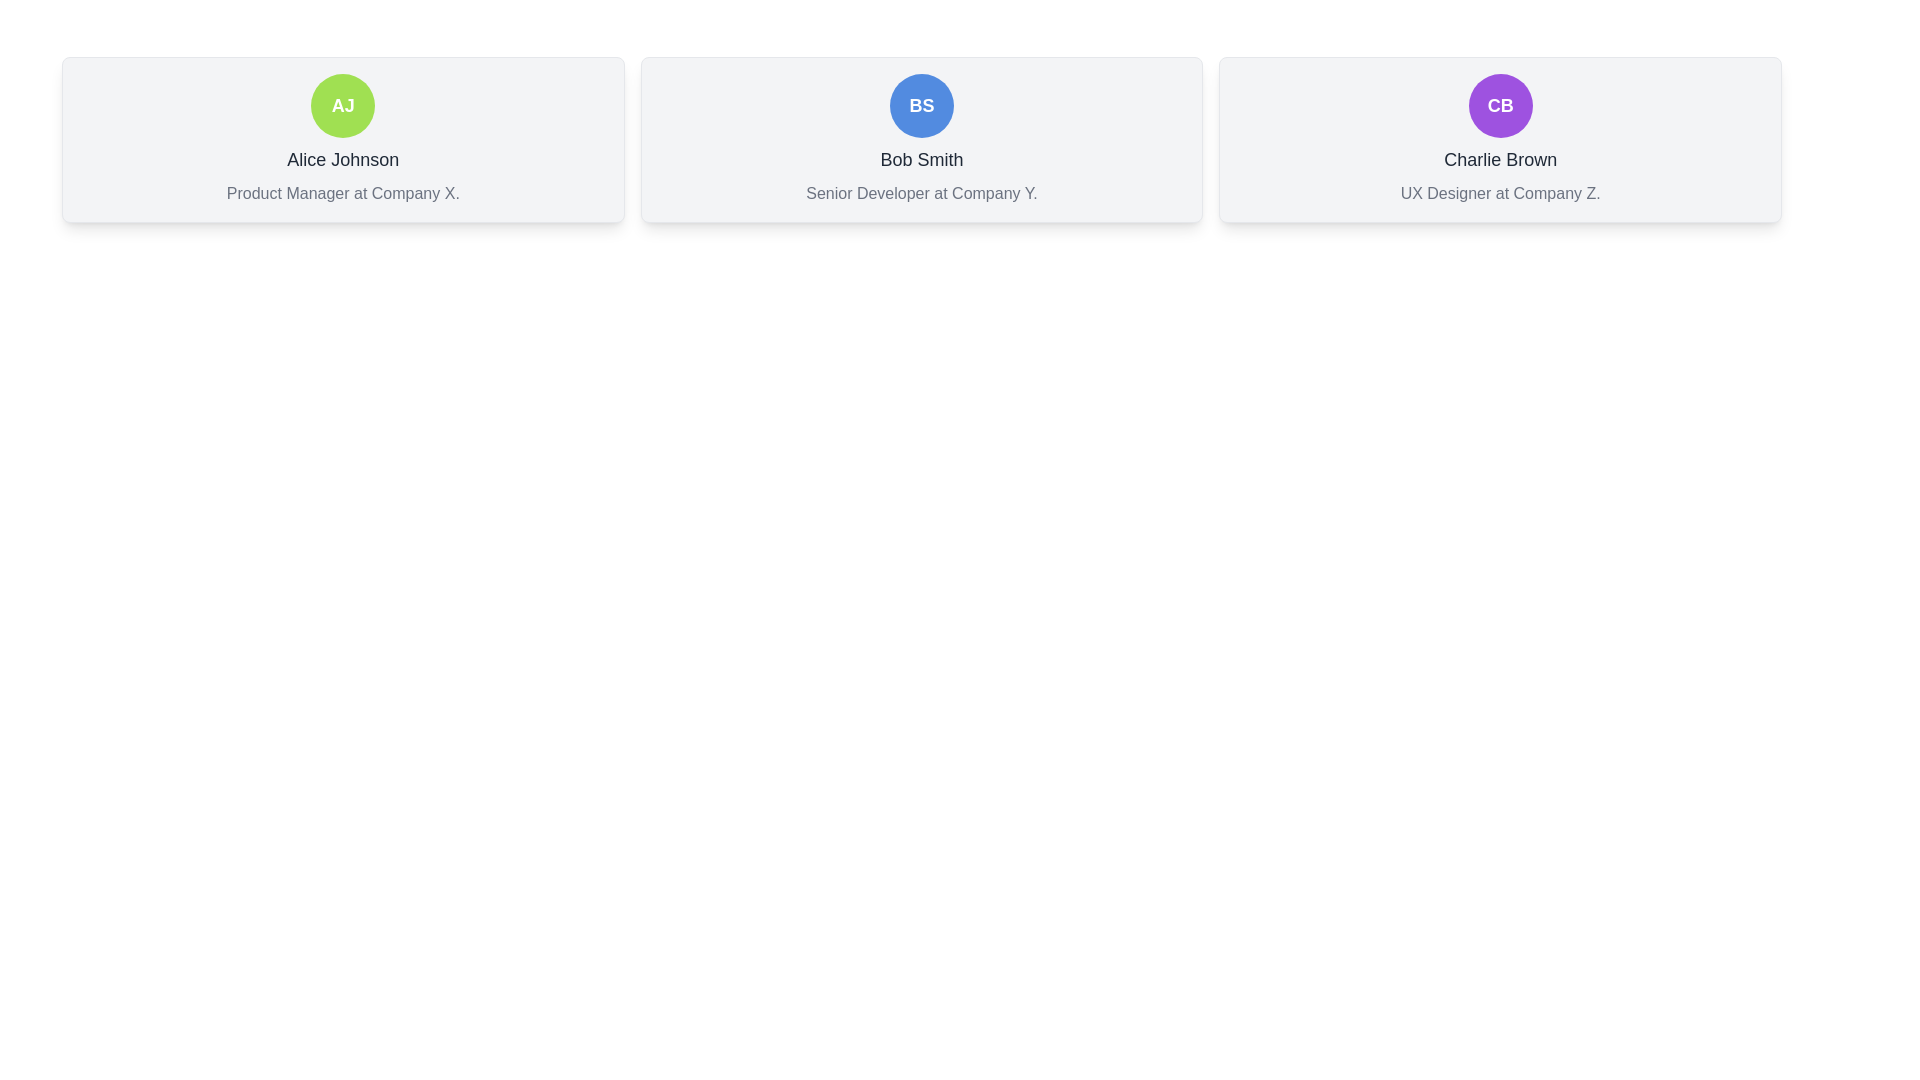 This screenshot has height=1080, width=1920. What do you see at coordinates (1499, 158) in the screenshot?
I see `the interactive text label displaying 'Charlie Brown' which is styled in medium-sized bold dark gray font, located within a card containing an avatar and additional text` at bounding box center [1499, 158].